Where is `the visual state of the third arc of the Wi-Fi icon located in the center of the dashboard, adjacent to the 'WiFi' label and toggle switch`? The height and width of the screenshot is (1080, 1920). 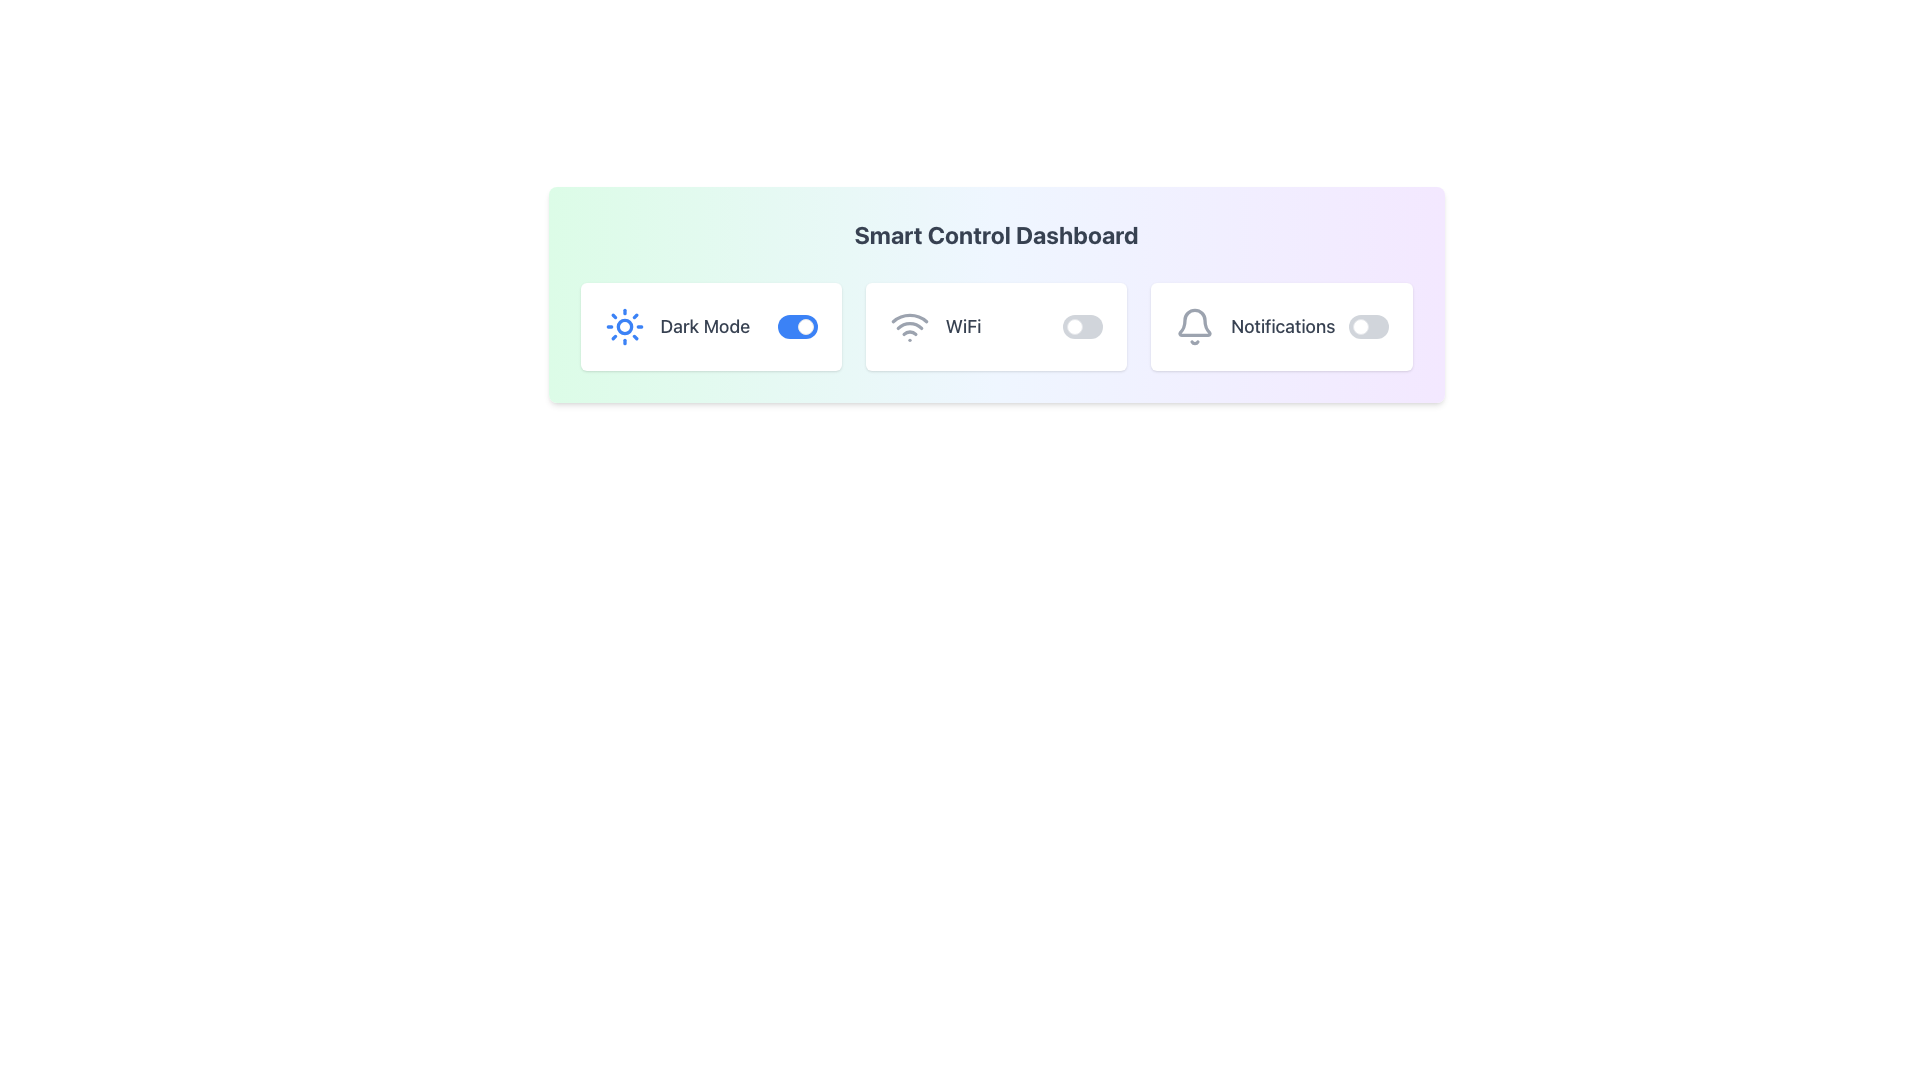 the visual state of the third arc of the Wi-Fi icon located in the center of the dashboard, adjacent to the 'WiFi' label and toggle switch is located at coordinates (908, 325).